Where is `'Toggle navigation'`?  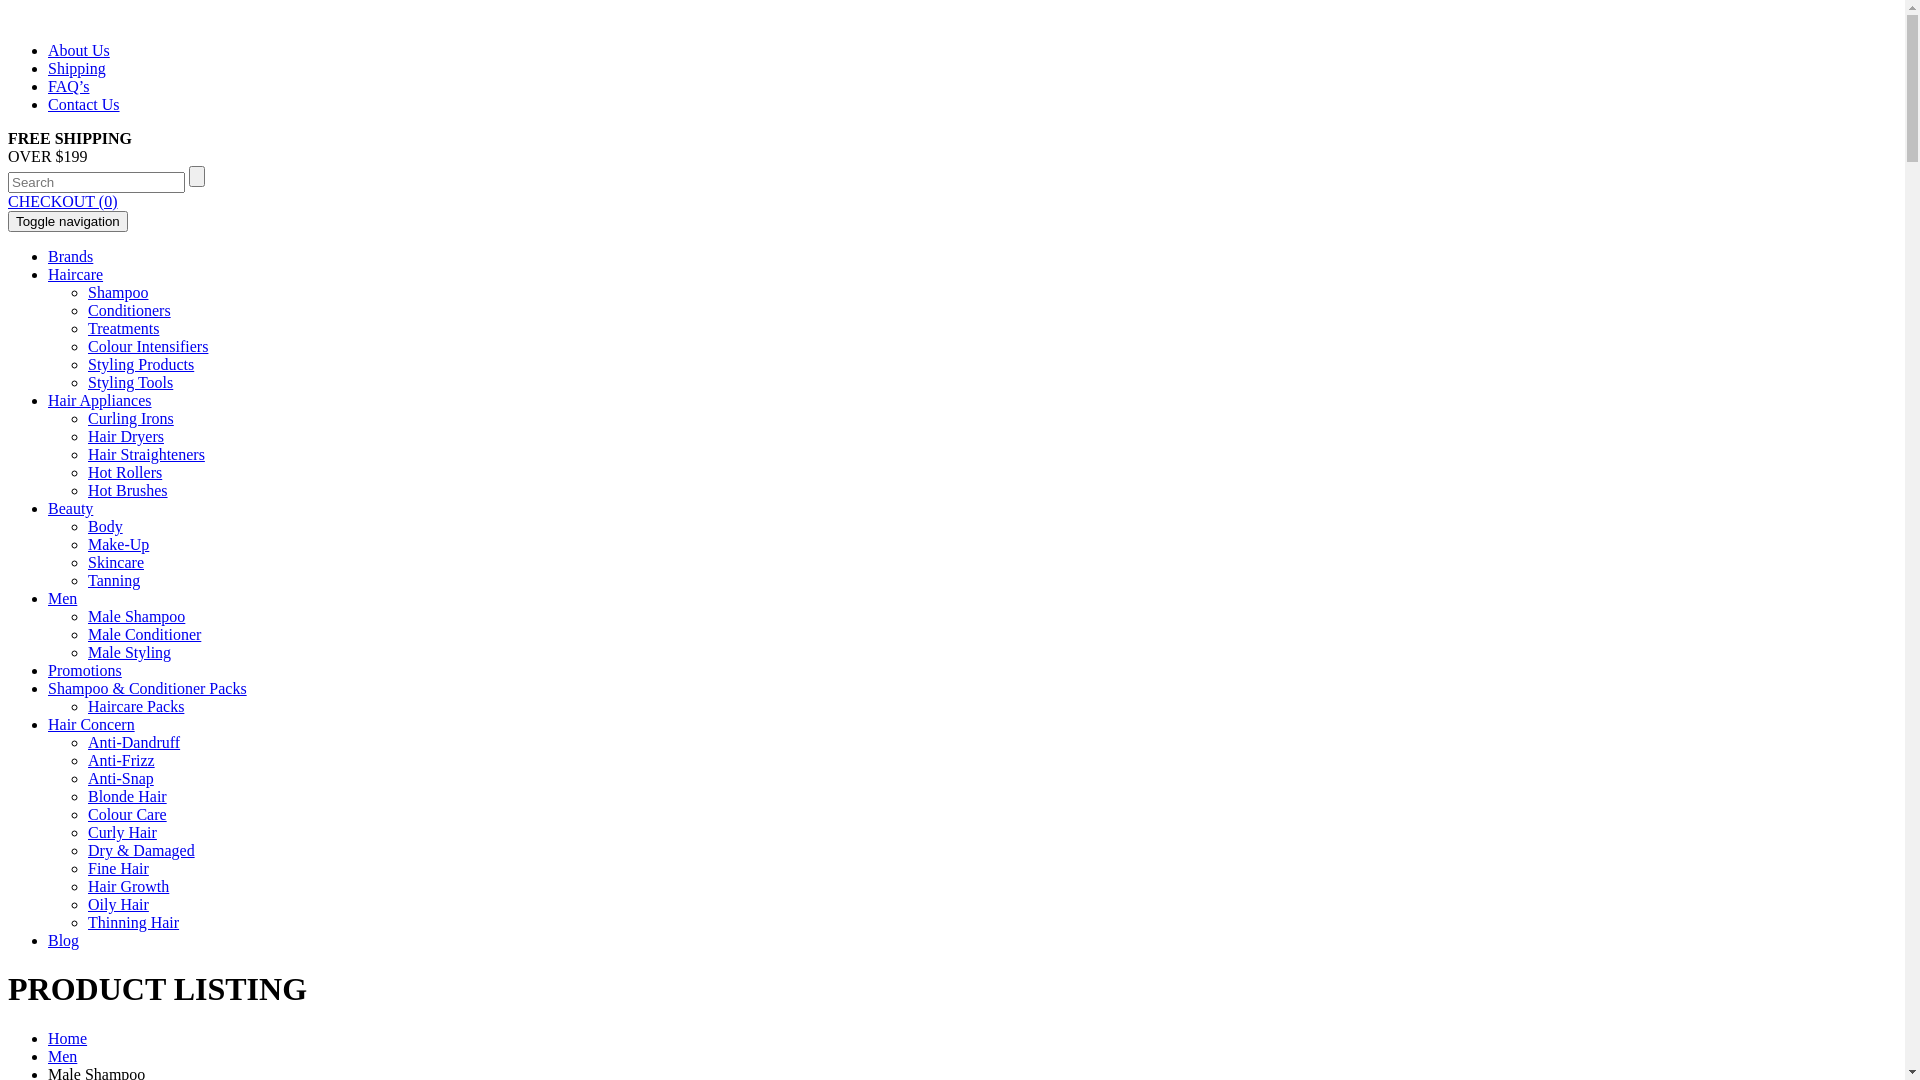 'Toggle navigation' is located at coordinates (67, 221).